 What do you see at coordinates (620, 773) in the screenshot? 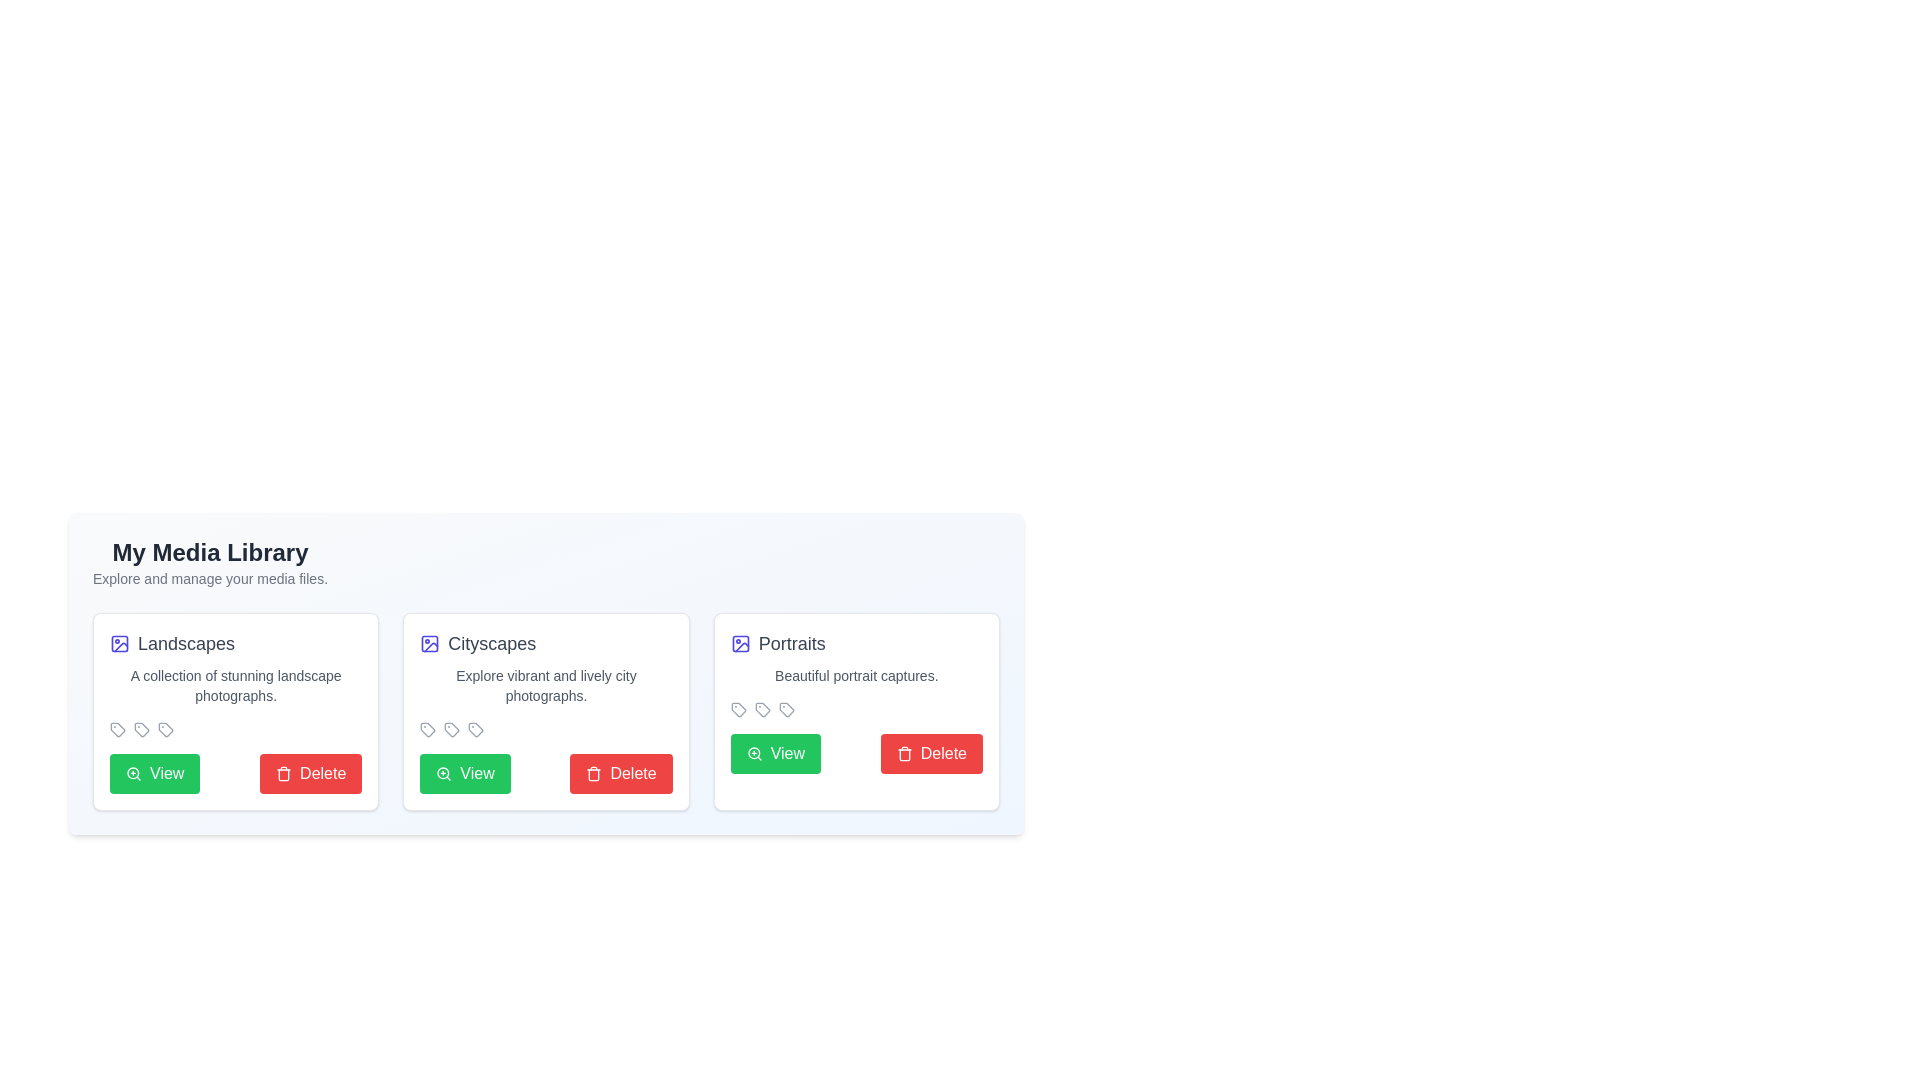
I see `the delete button located under the 'Cityscapes' section in the 'My Media Library' interface, positioned to the right of the 'View' button` at bounding box center [620, 773].